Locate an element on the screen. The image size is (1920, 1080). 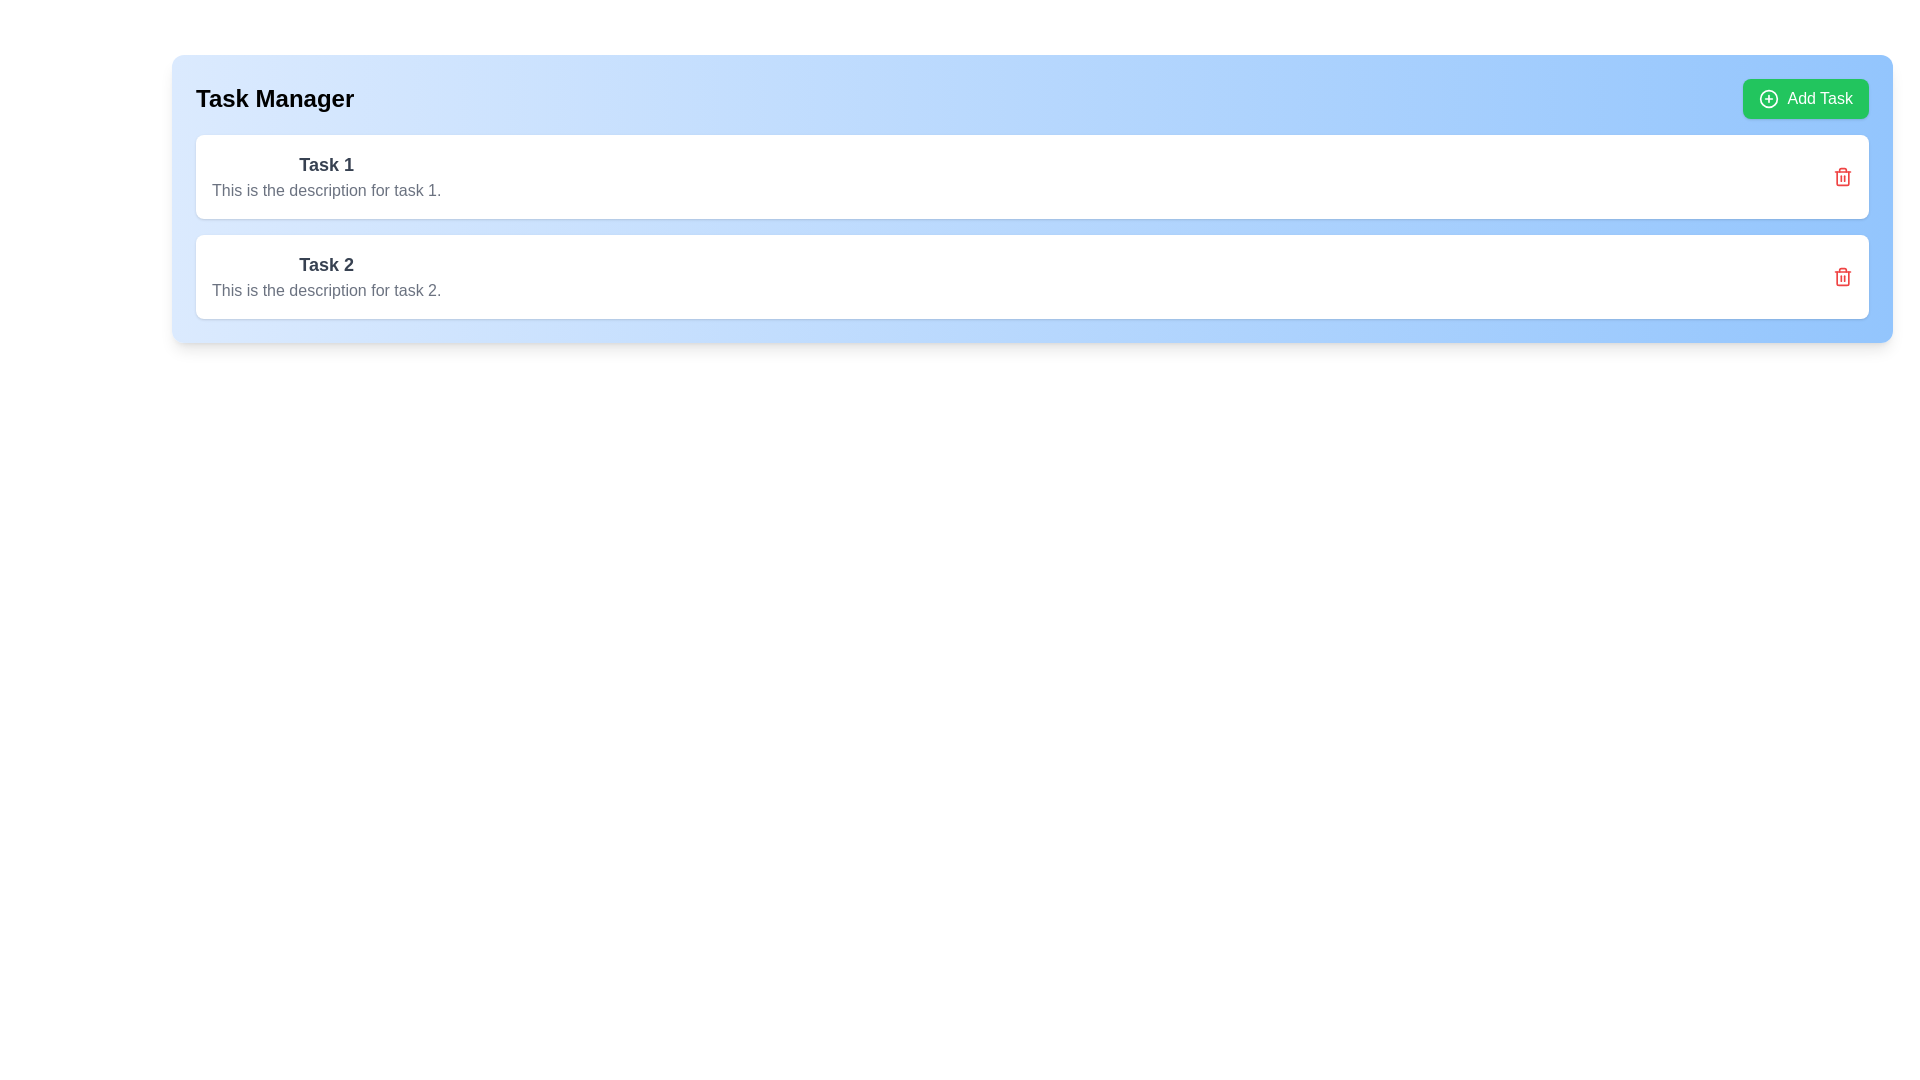
the Text Label that identifies the title of 'Task 1' in the task management interface, located near the top-left of the task section is located at coordinates (326, 164).